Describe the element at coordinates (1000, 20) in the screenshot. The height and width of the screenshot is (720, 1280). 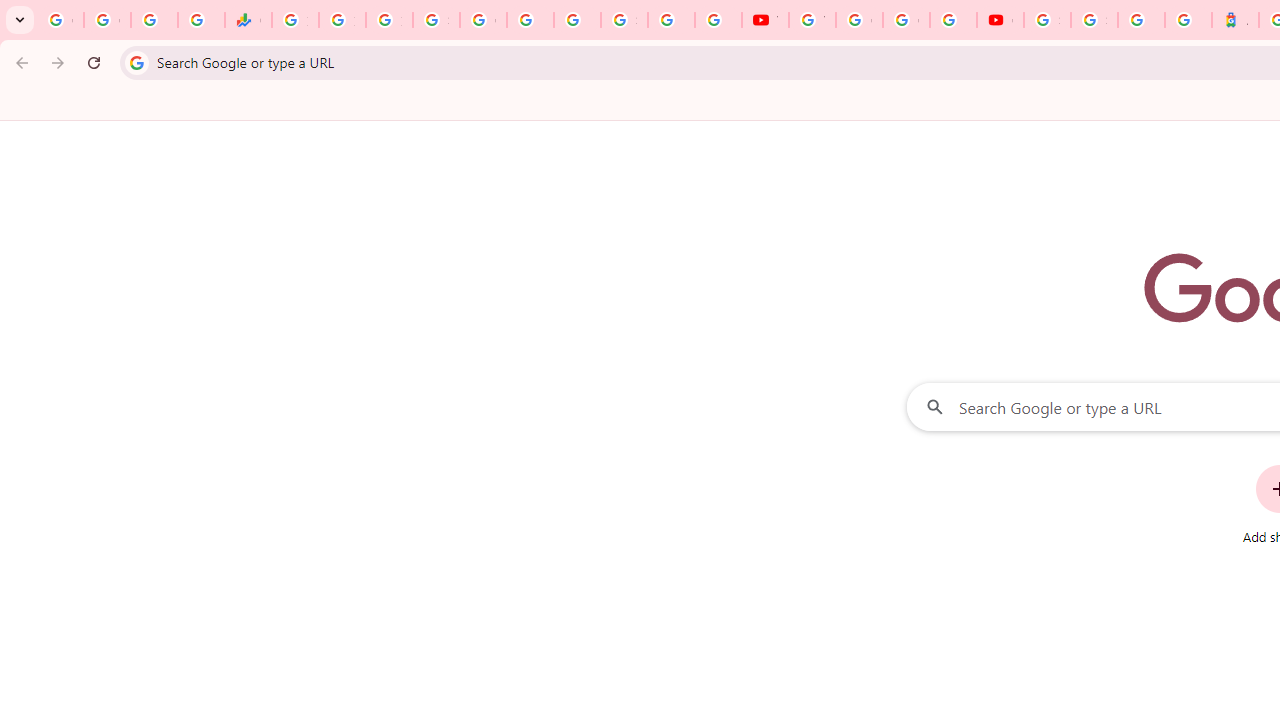
I see `'Content Creator Programs & Opportunities - YouTube Creators'` at that location.